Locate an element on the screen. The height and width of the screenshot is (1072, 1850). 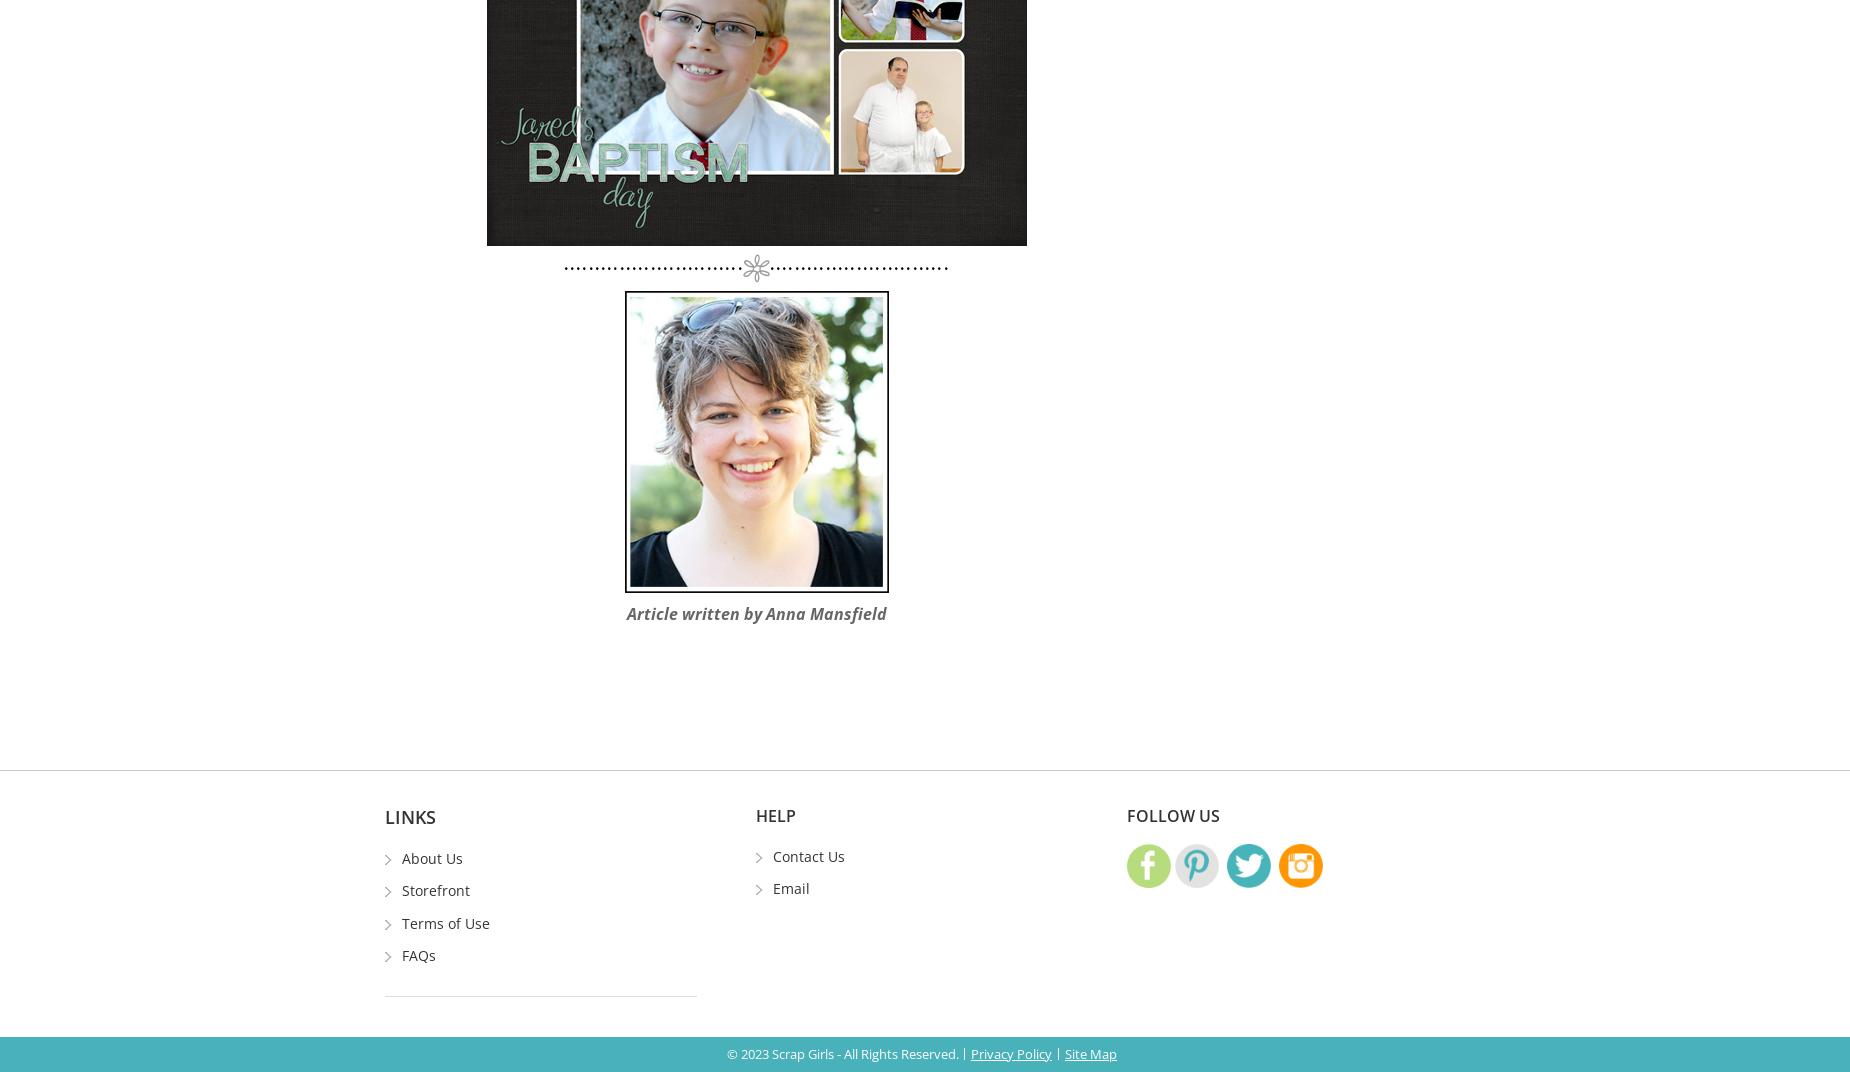
'Site Map' is located at coordinates (1089, 1053).